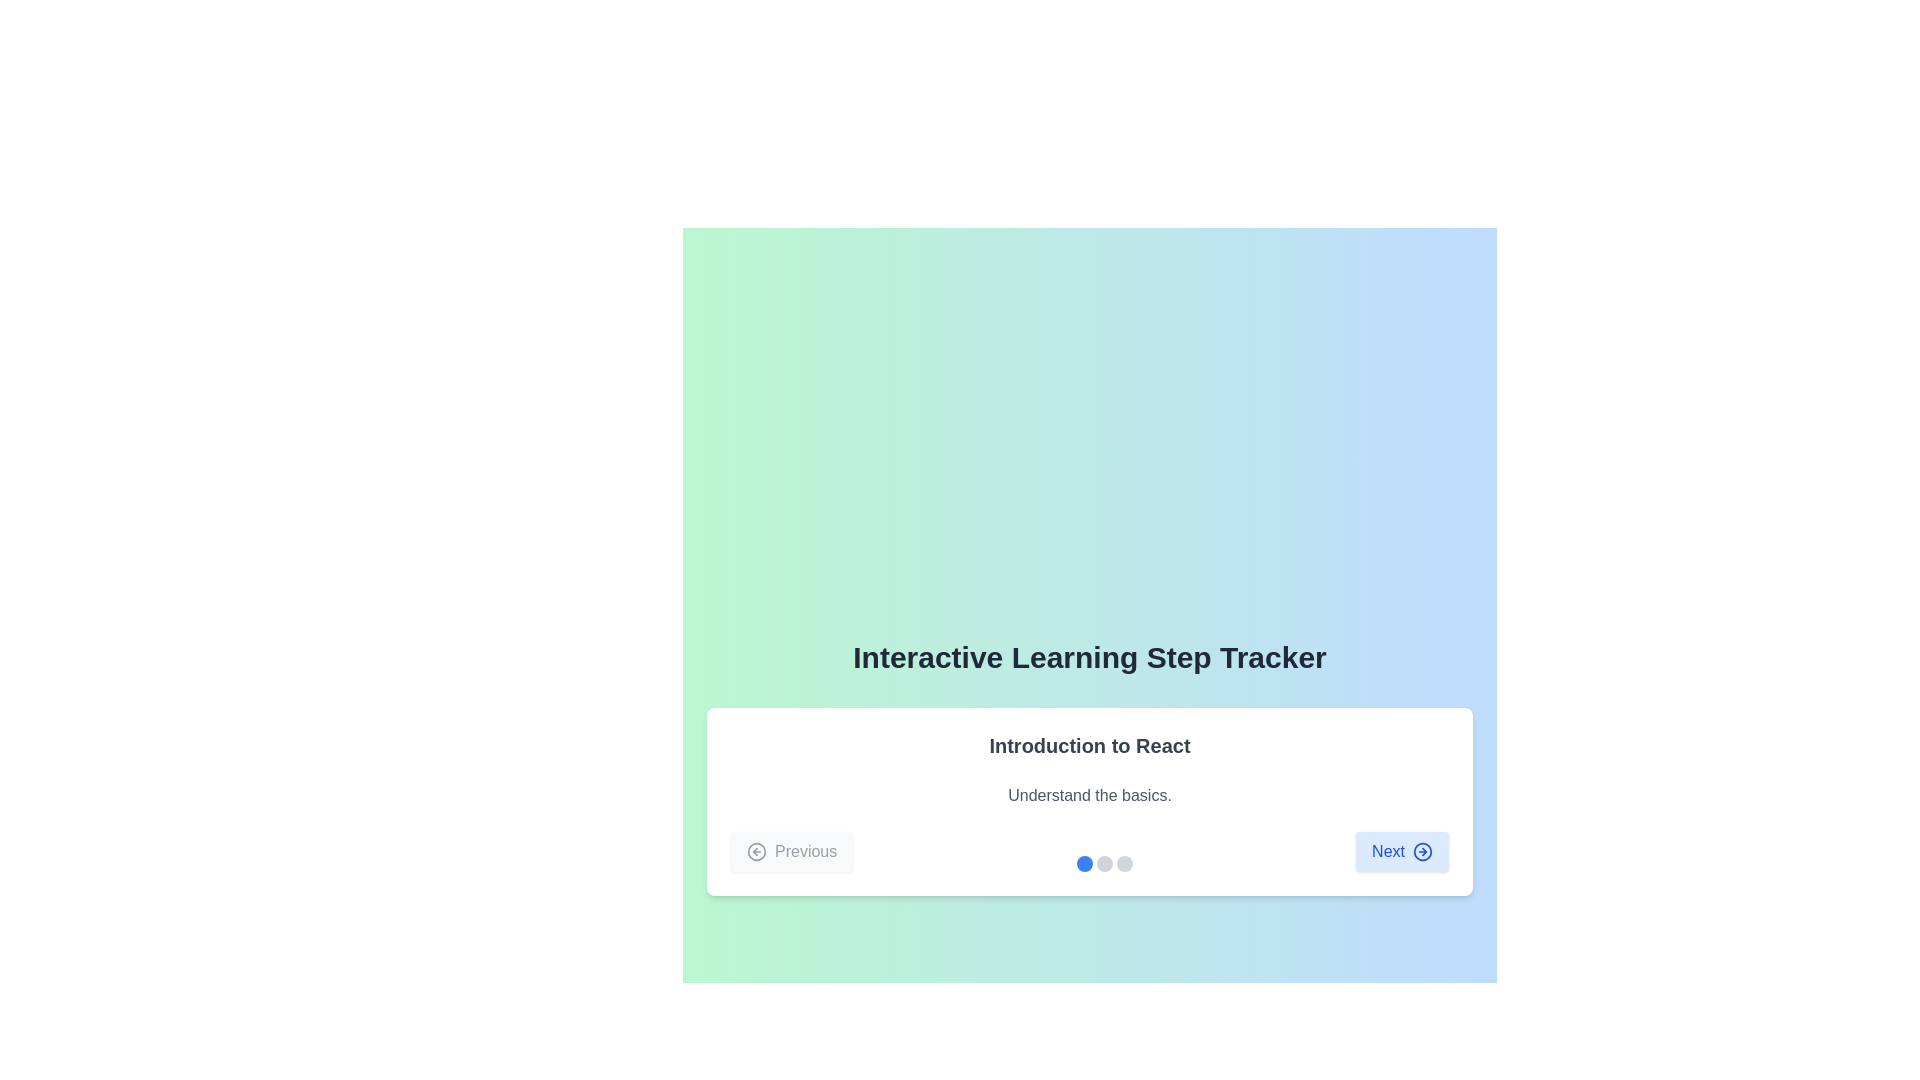 The height and width of the screenshot is (1080, 1920). I want to click on the second circular progress indicator, which is gray and positioned at the center-bottom area of a card-like structure, indicating navigation or progression, so click(1103, 863).